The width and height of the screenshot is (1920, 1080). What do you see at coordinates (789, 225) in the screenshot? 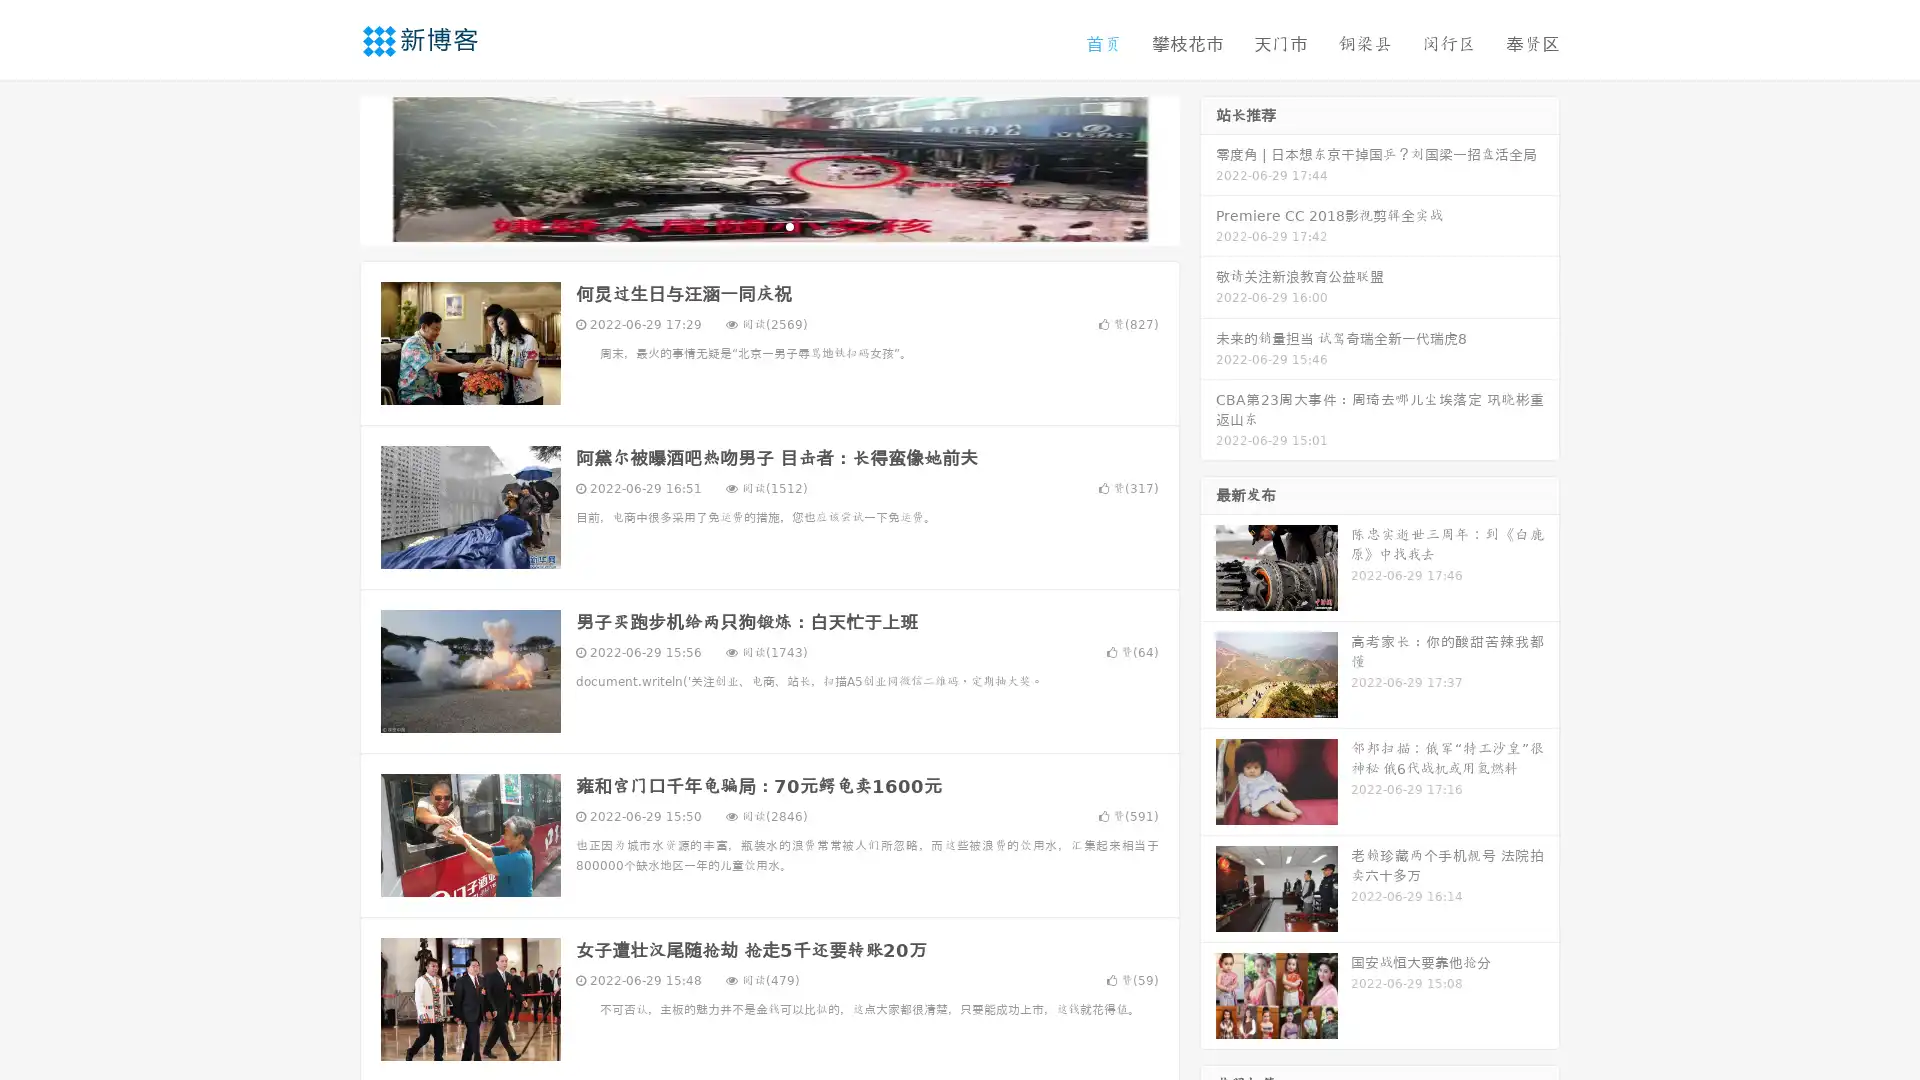
I see `Go to slide 3` at bounding box center [789, 225].